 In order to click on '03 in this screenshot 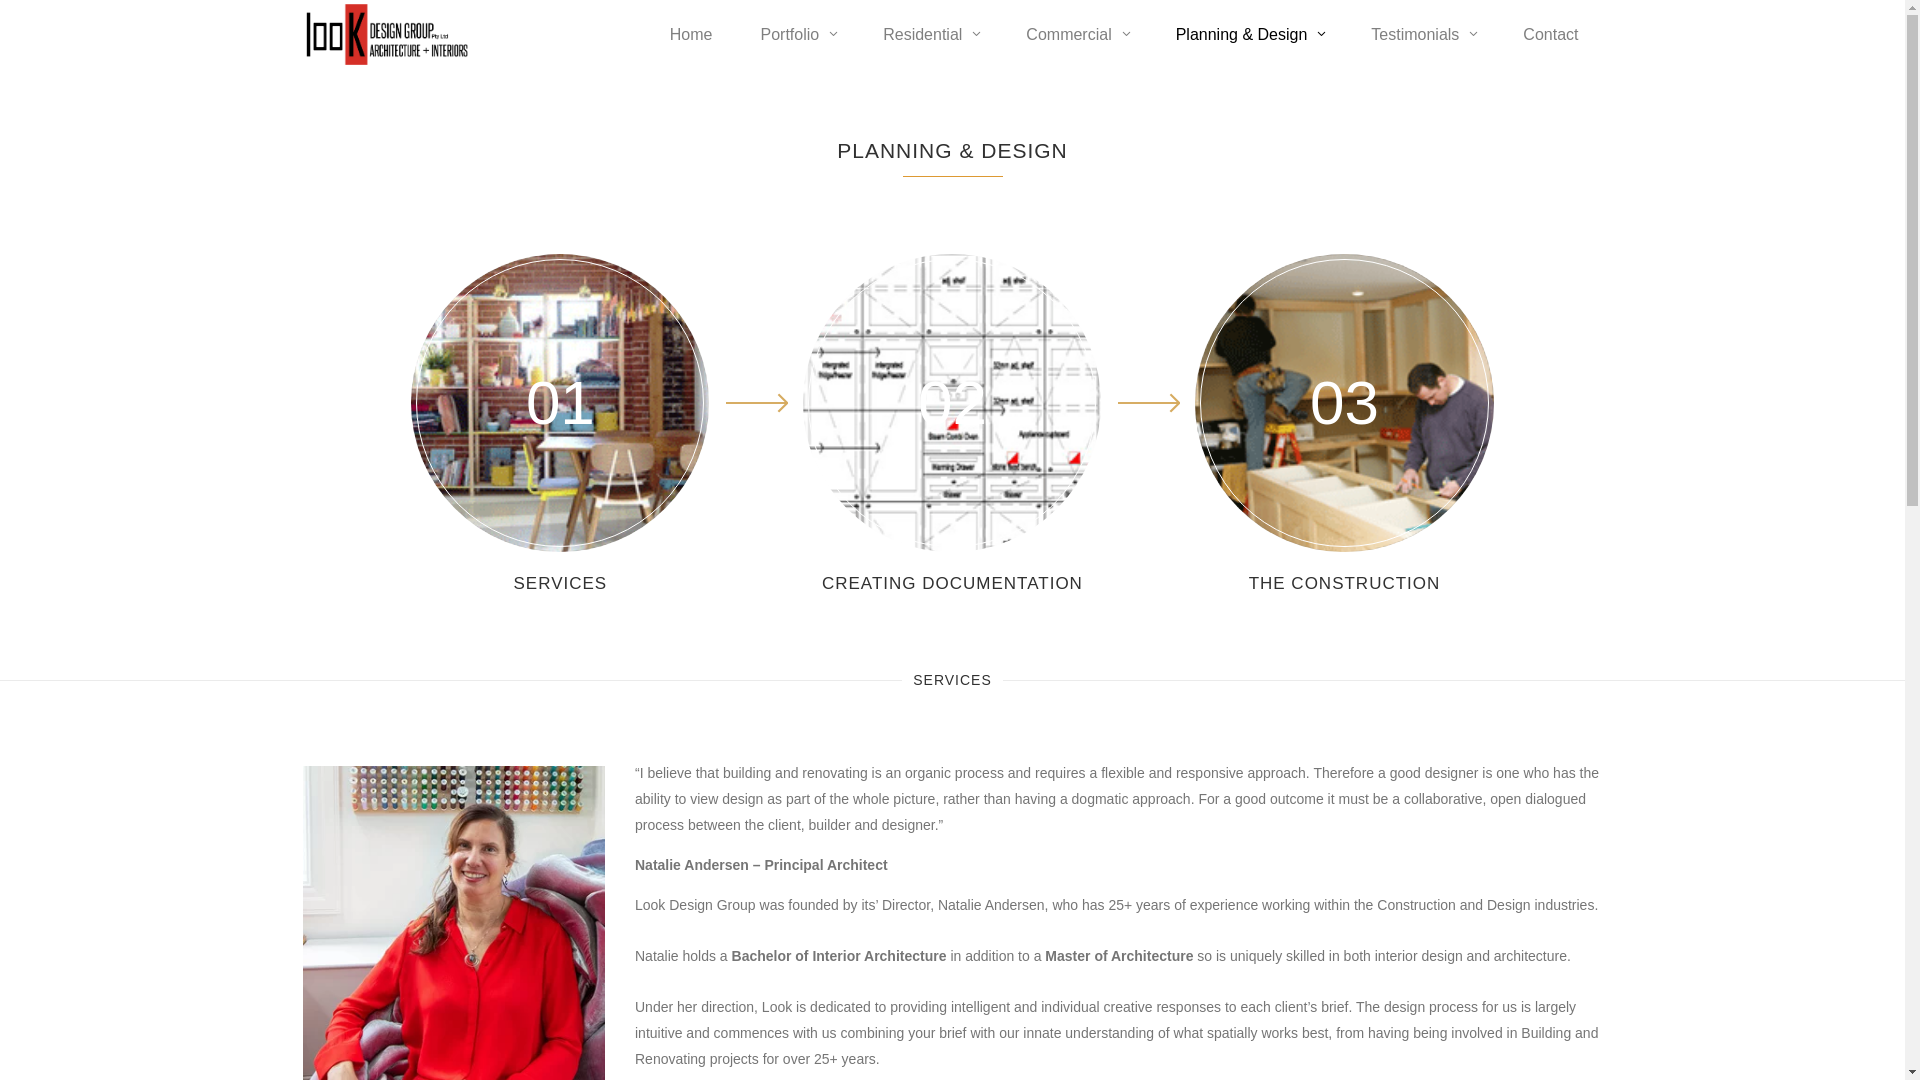, I will do `click(1344, 425)`.